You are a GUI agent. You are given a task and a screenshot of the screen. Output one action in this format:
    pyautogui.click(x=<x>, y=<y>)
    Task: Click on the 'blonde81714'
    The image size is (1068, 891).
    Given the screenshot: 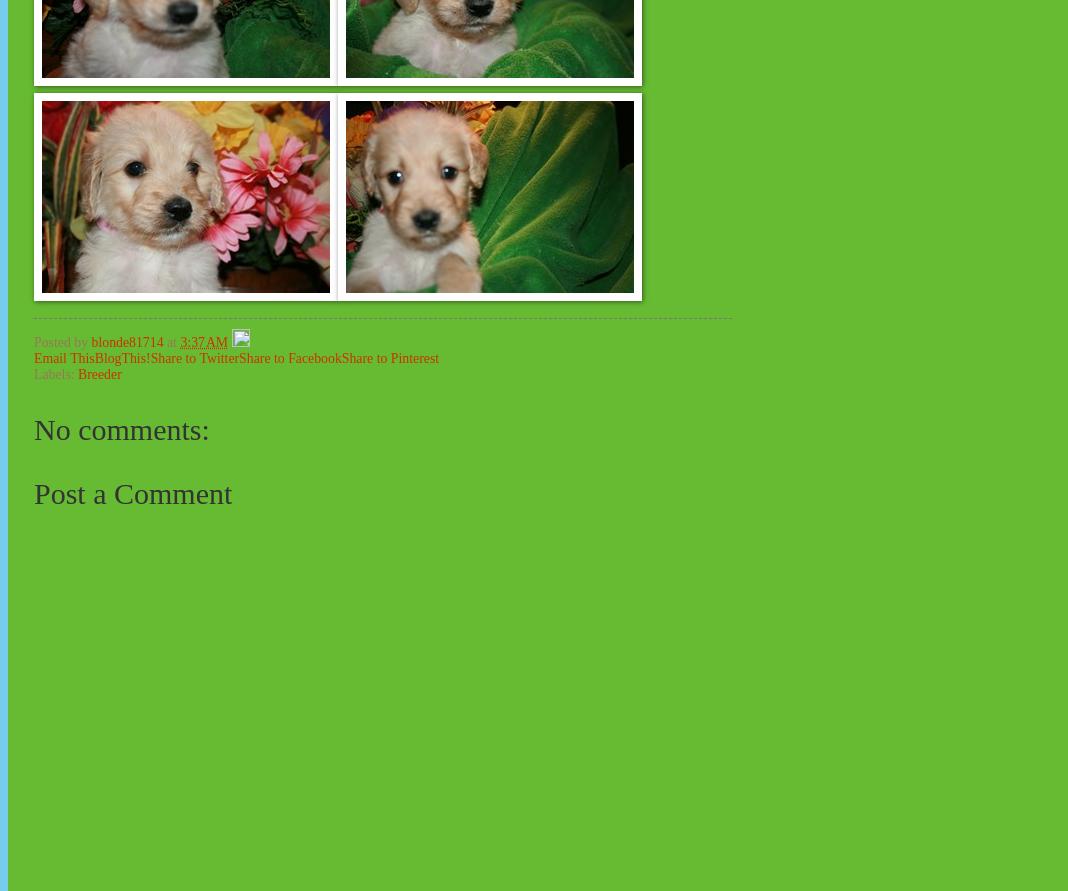 What is the action you would take?
    pyautogui.click(x=128, y=340)
    